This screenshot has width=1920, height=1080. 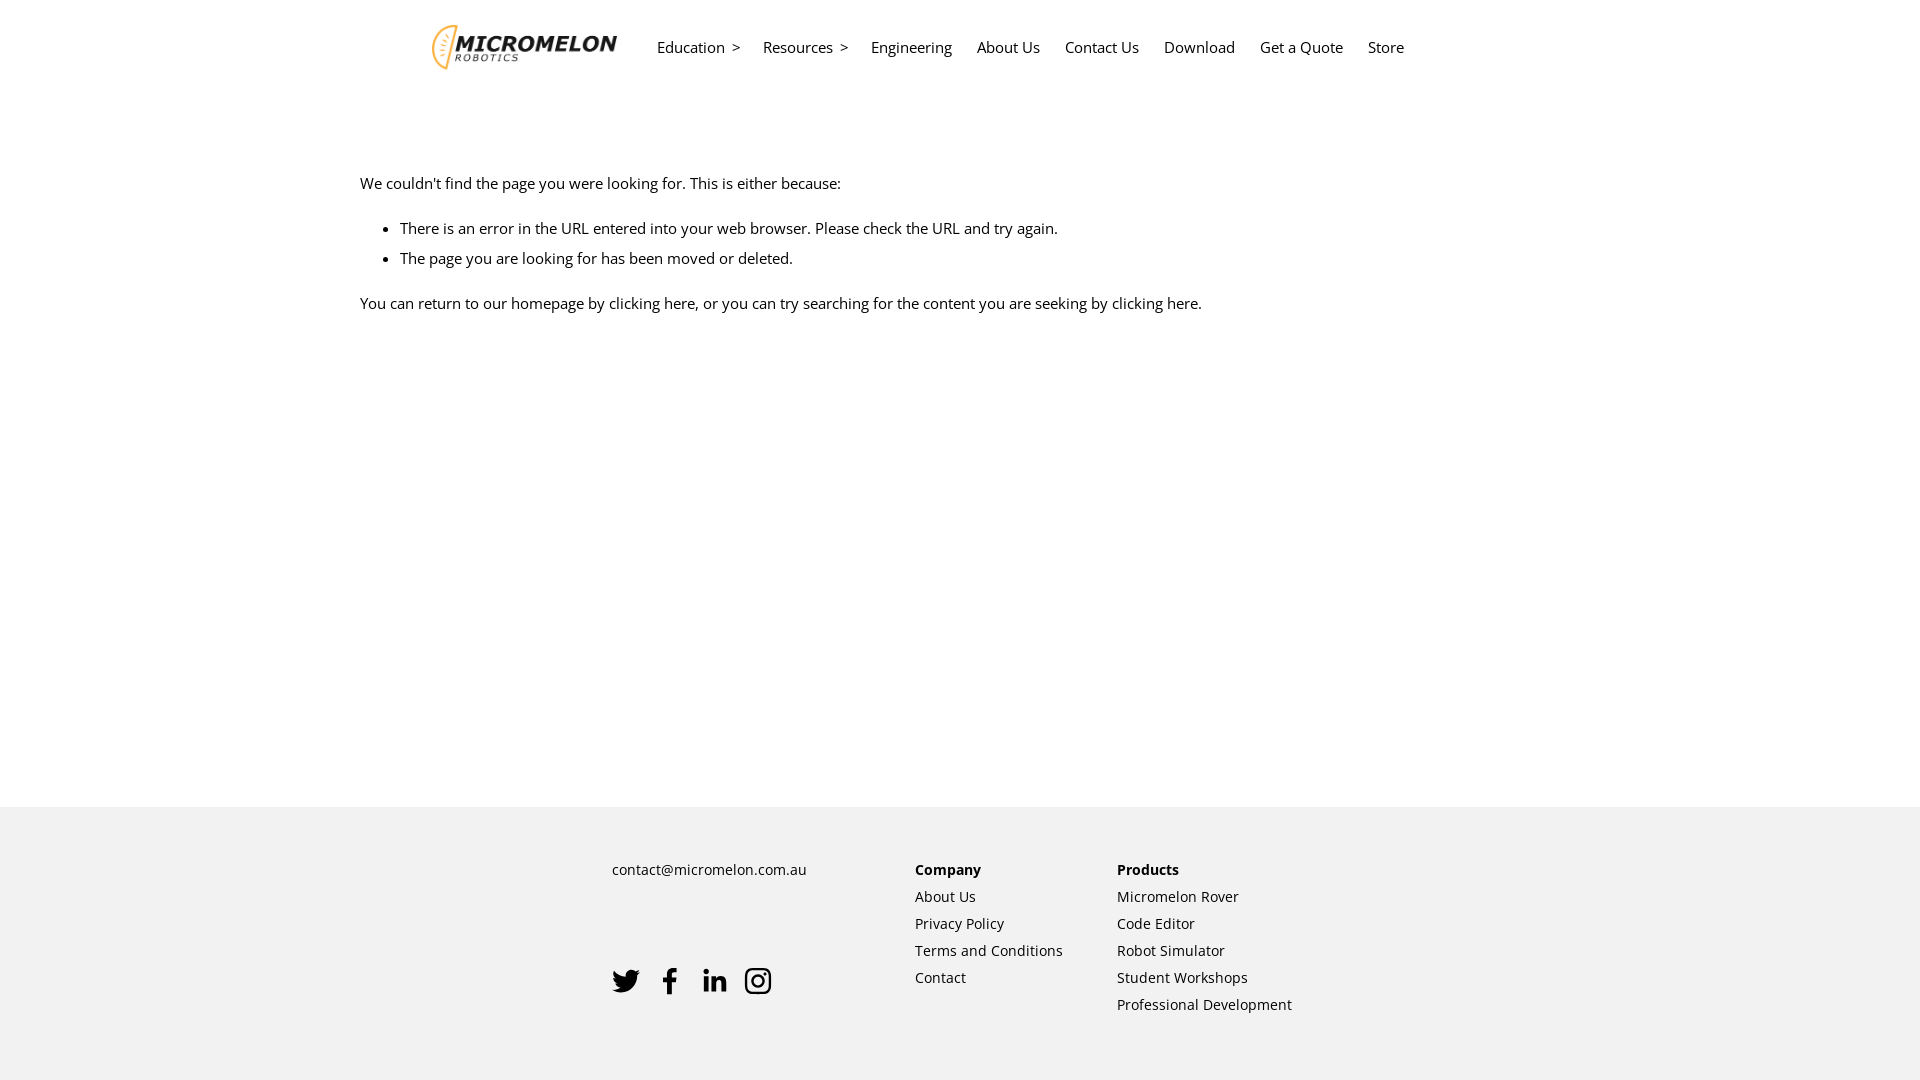 I want to click on 'About Us', so click(x=1008, y=46).